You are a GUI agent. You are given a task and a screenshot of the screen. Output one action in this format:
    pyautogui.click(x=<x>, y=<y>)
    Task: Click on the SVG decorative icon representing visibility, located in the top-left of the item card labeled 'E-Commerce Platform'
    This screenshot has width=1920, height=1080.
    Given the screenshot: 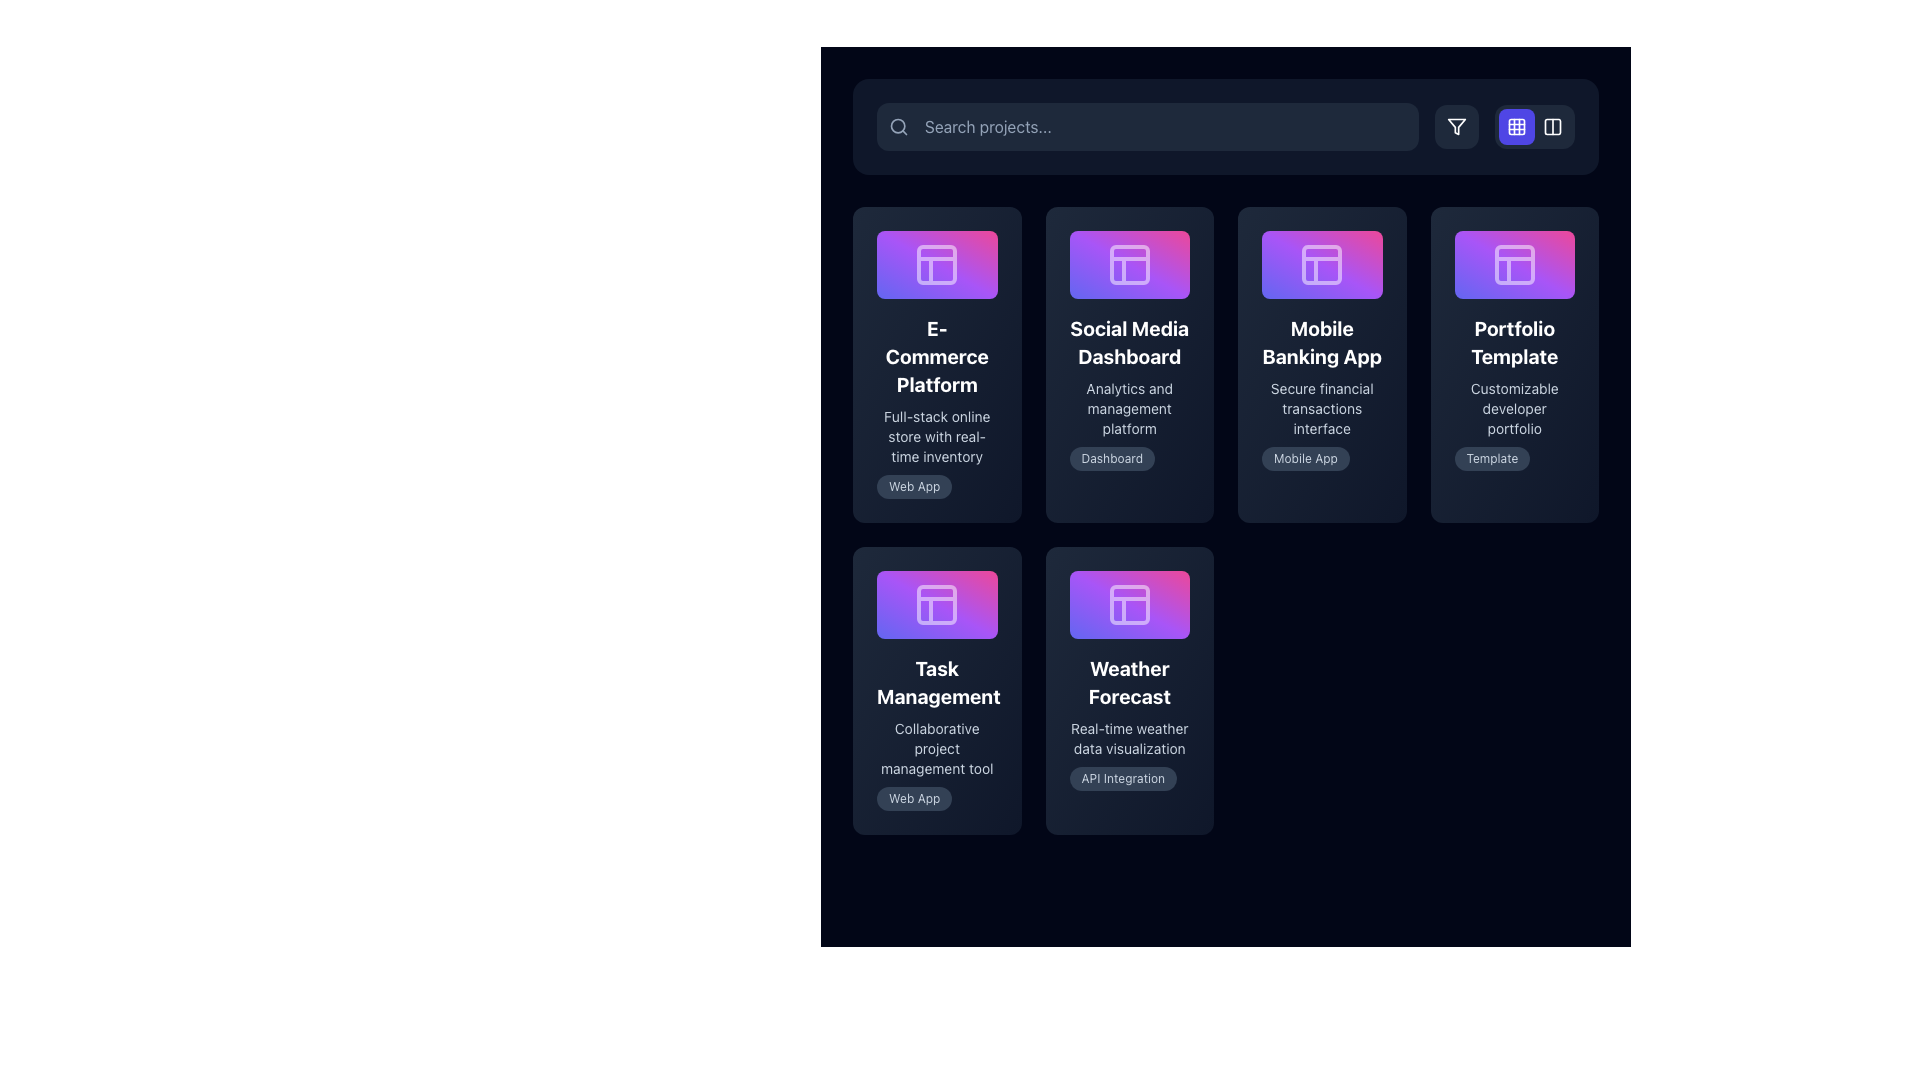 What is the action you would take?
    pyautogui.click(x=877, y=364)
    